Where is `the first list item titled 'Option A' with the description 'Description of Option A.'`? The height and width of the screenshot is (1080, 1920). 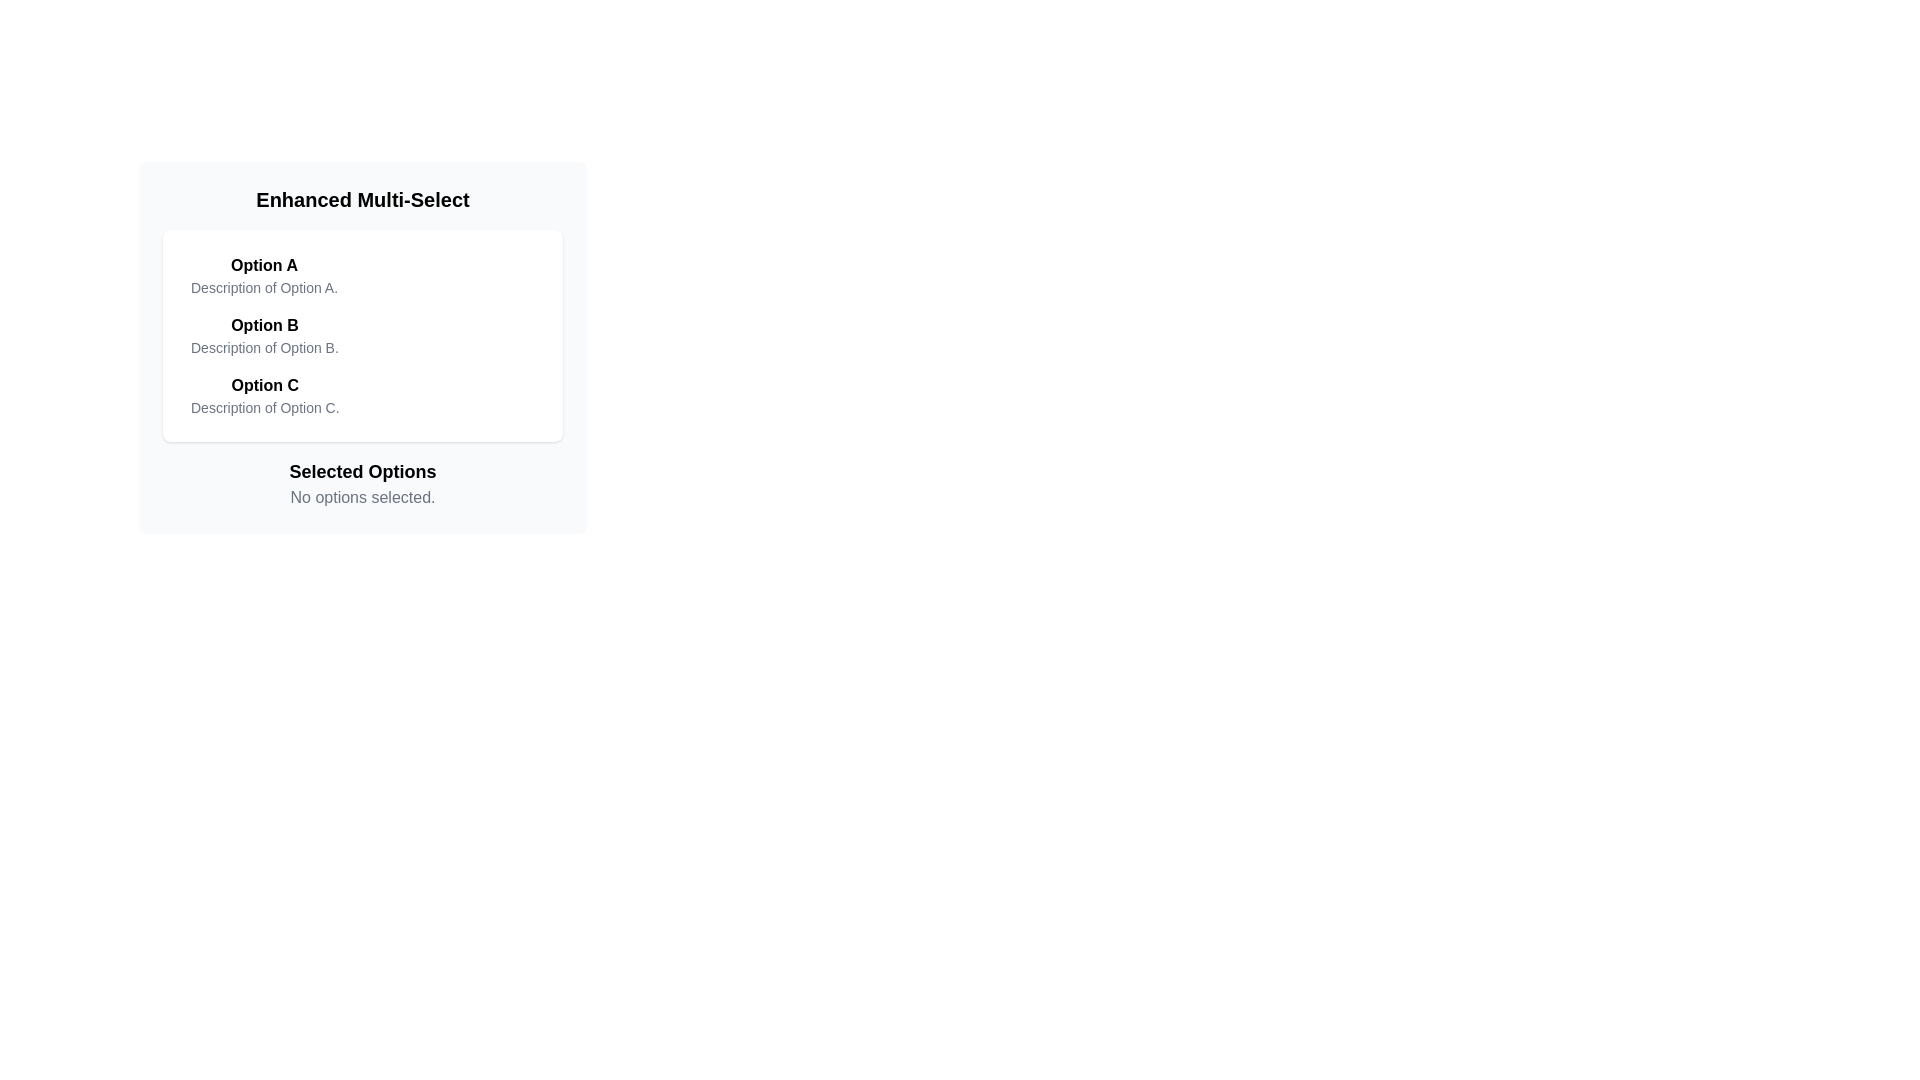 the first list item titled 'Option A' with the description 'Description of Option A.' is located at coordinates (363, 276).